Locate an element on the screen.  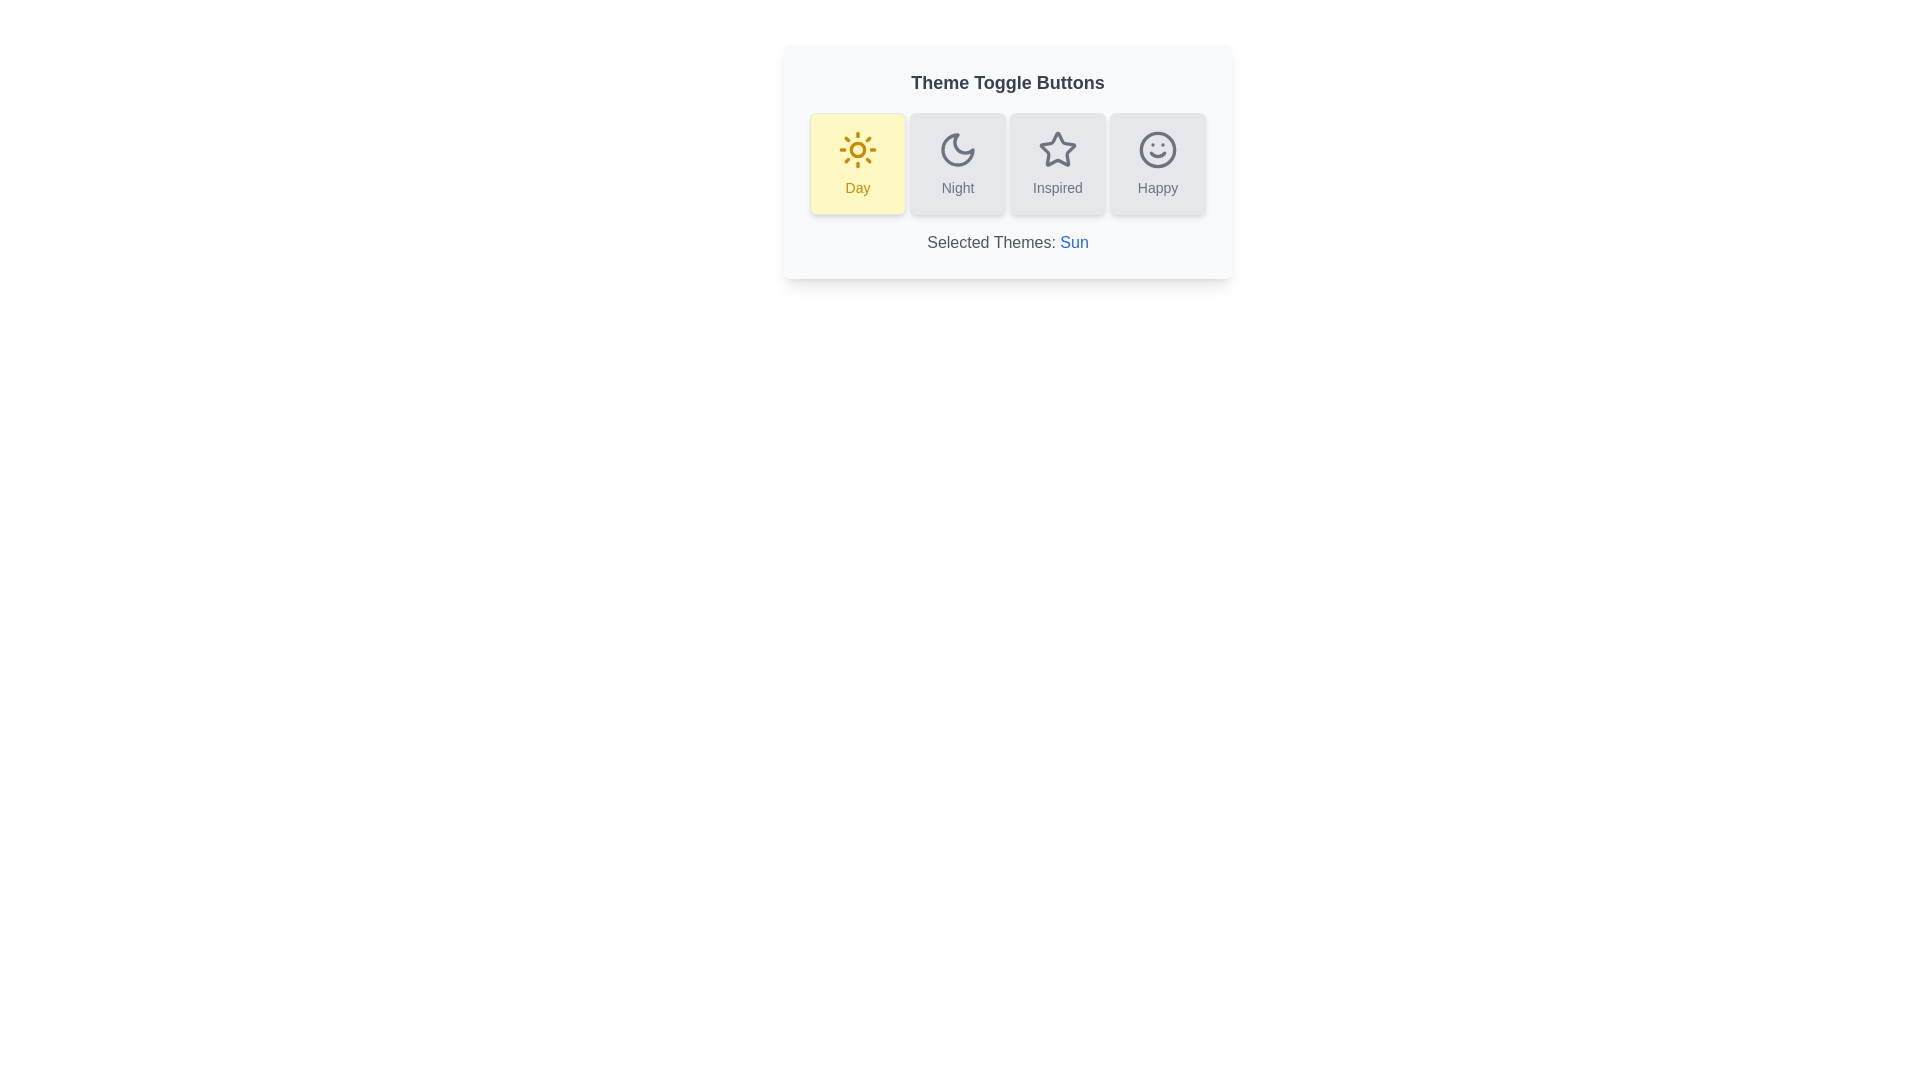
the text label displaying 'Day', which is located inside the leftmost square button with a yellow background and a sun icon above it is located at coordinates (858, 188).